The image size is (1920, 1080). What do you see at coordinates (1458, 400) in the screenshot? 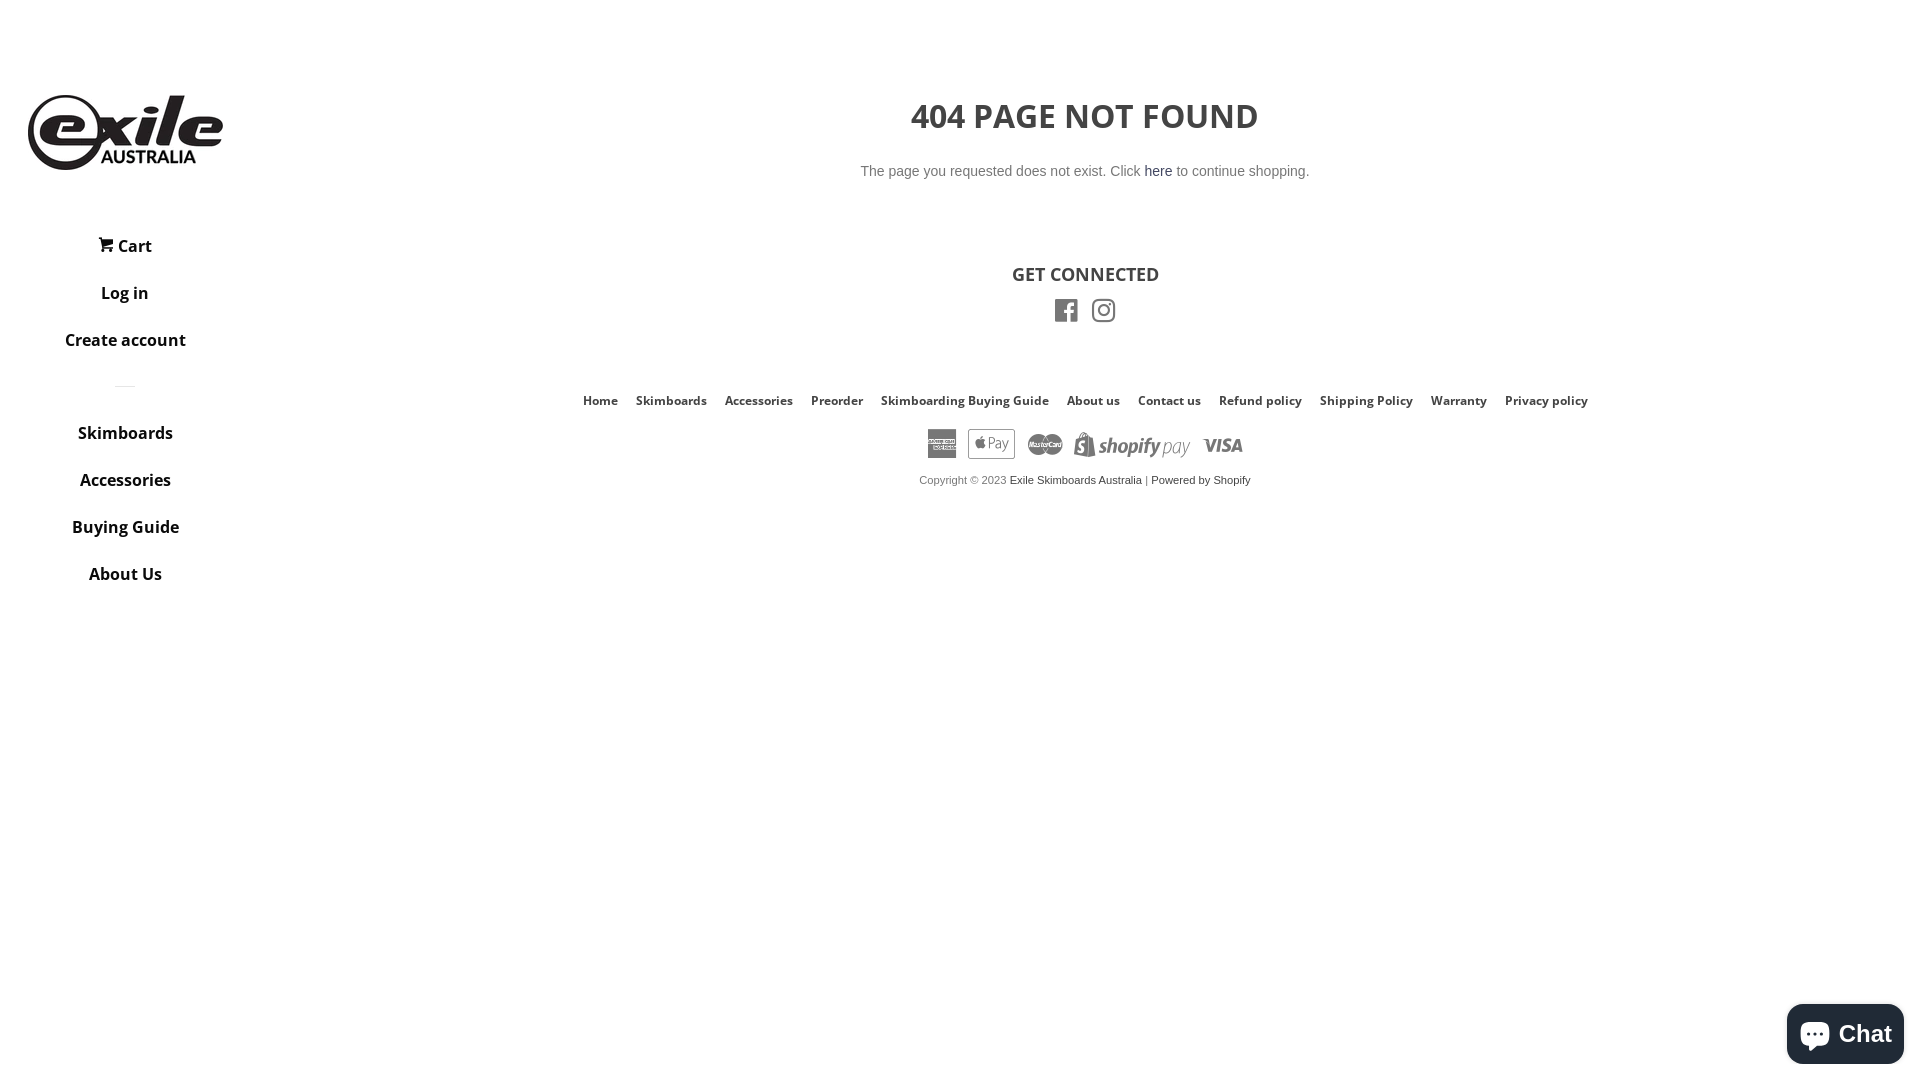
I see `'Warranty'` at bounding box center [1458, 400].